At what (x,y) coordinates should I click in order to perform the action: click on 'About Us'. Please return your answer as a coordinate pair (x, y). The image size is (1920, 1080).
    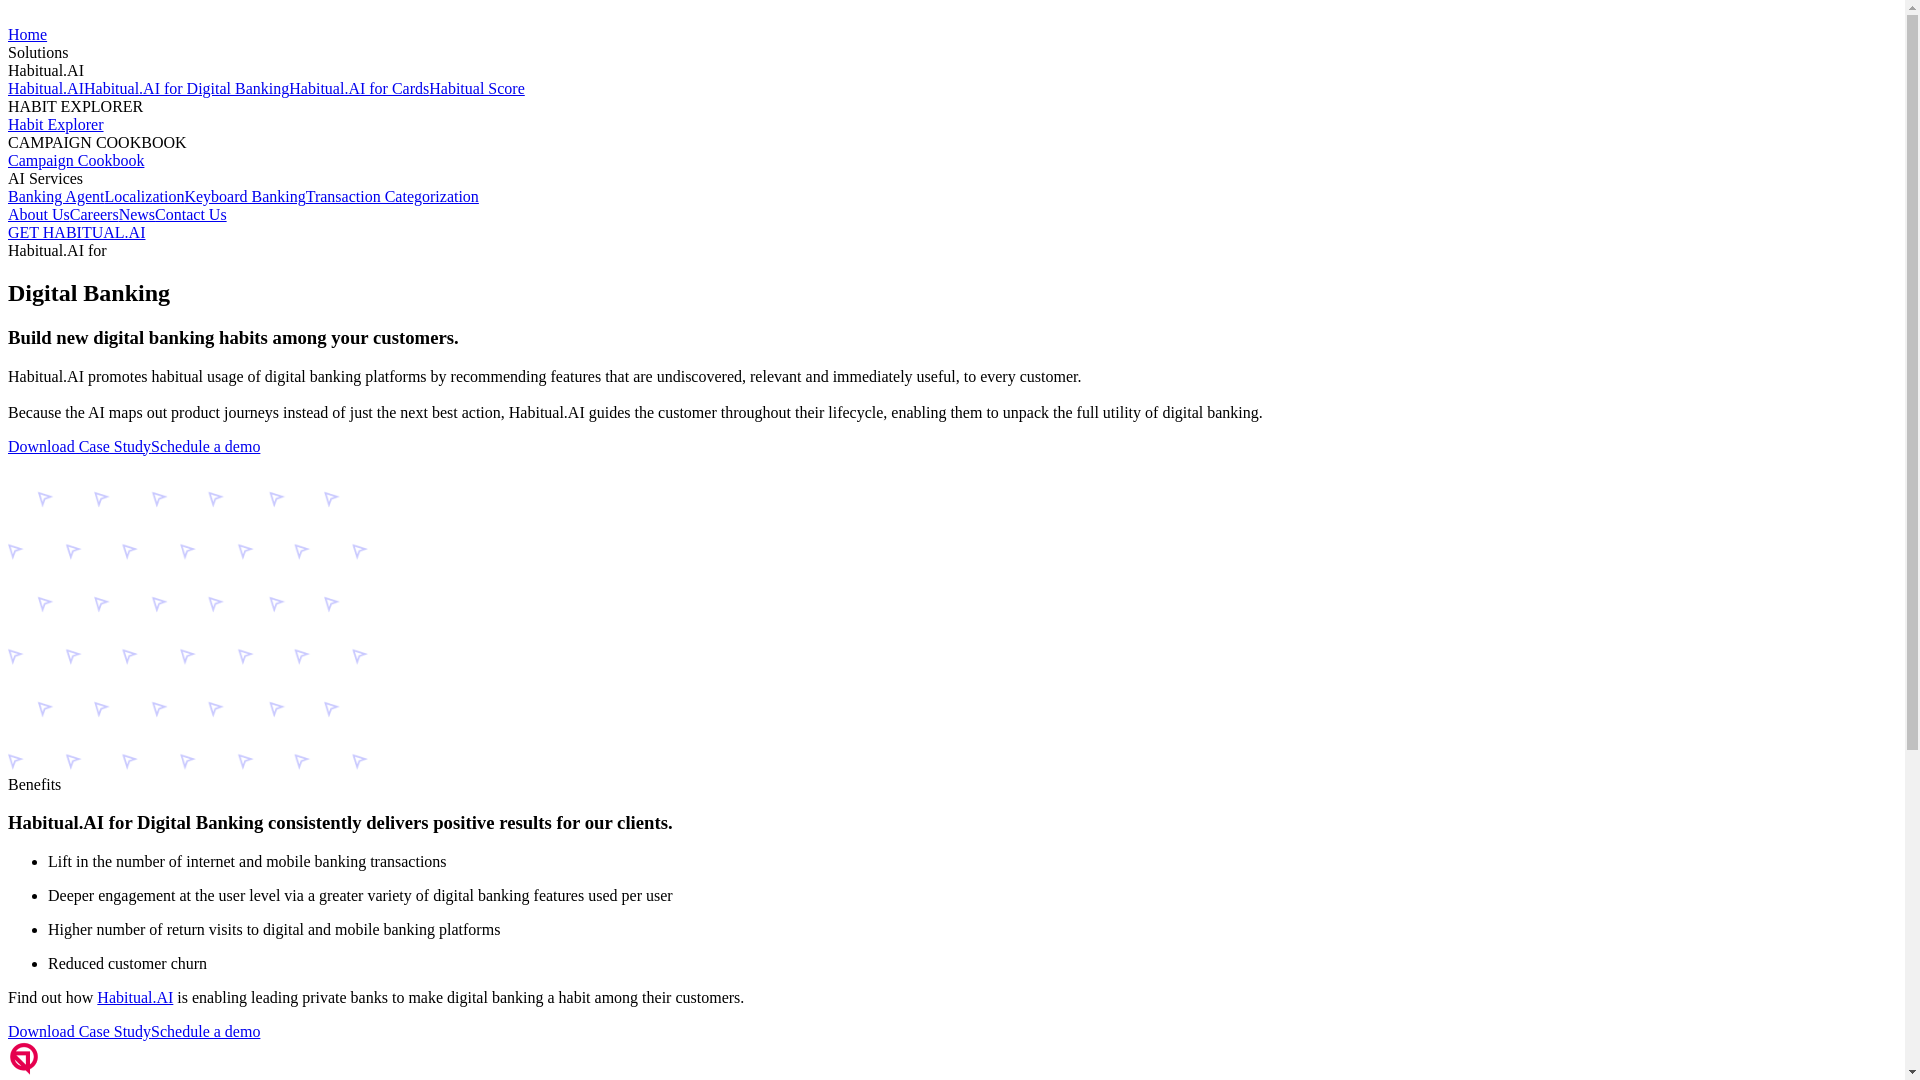
    Looking at the image, I should click on (38, 214).